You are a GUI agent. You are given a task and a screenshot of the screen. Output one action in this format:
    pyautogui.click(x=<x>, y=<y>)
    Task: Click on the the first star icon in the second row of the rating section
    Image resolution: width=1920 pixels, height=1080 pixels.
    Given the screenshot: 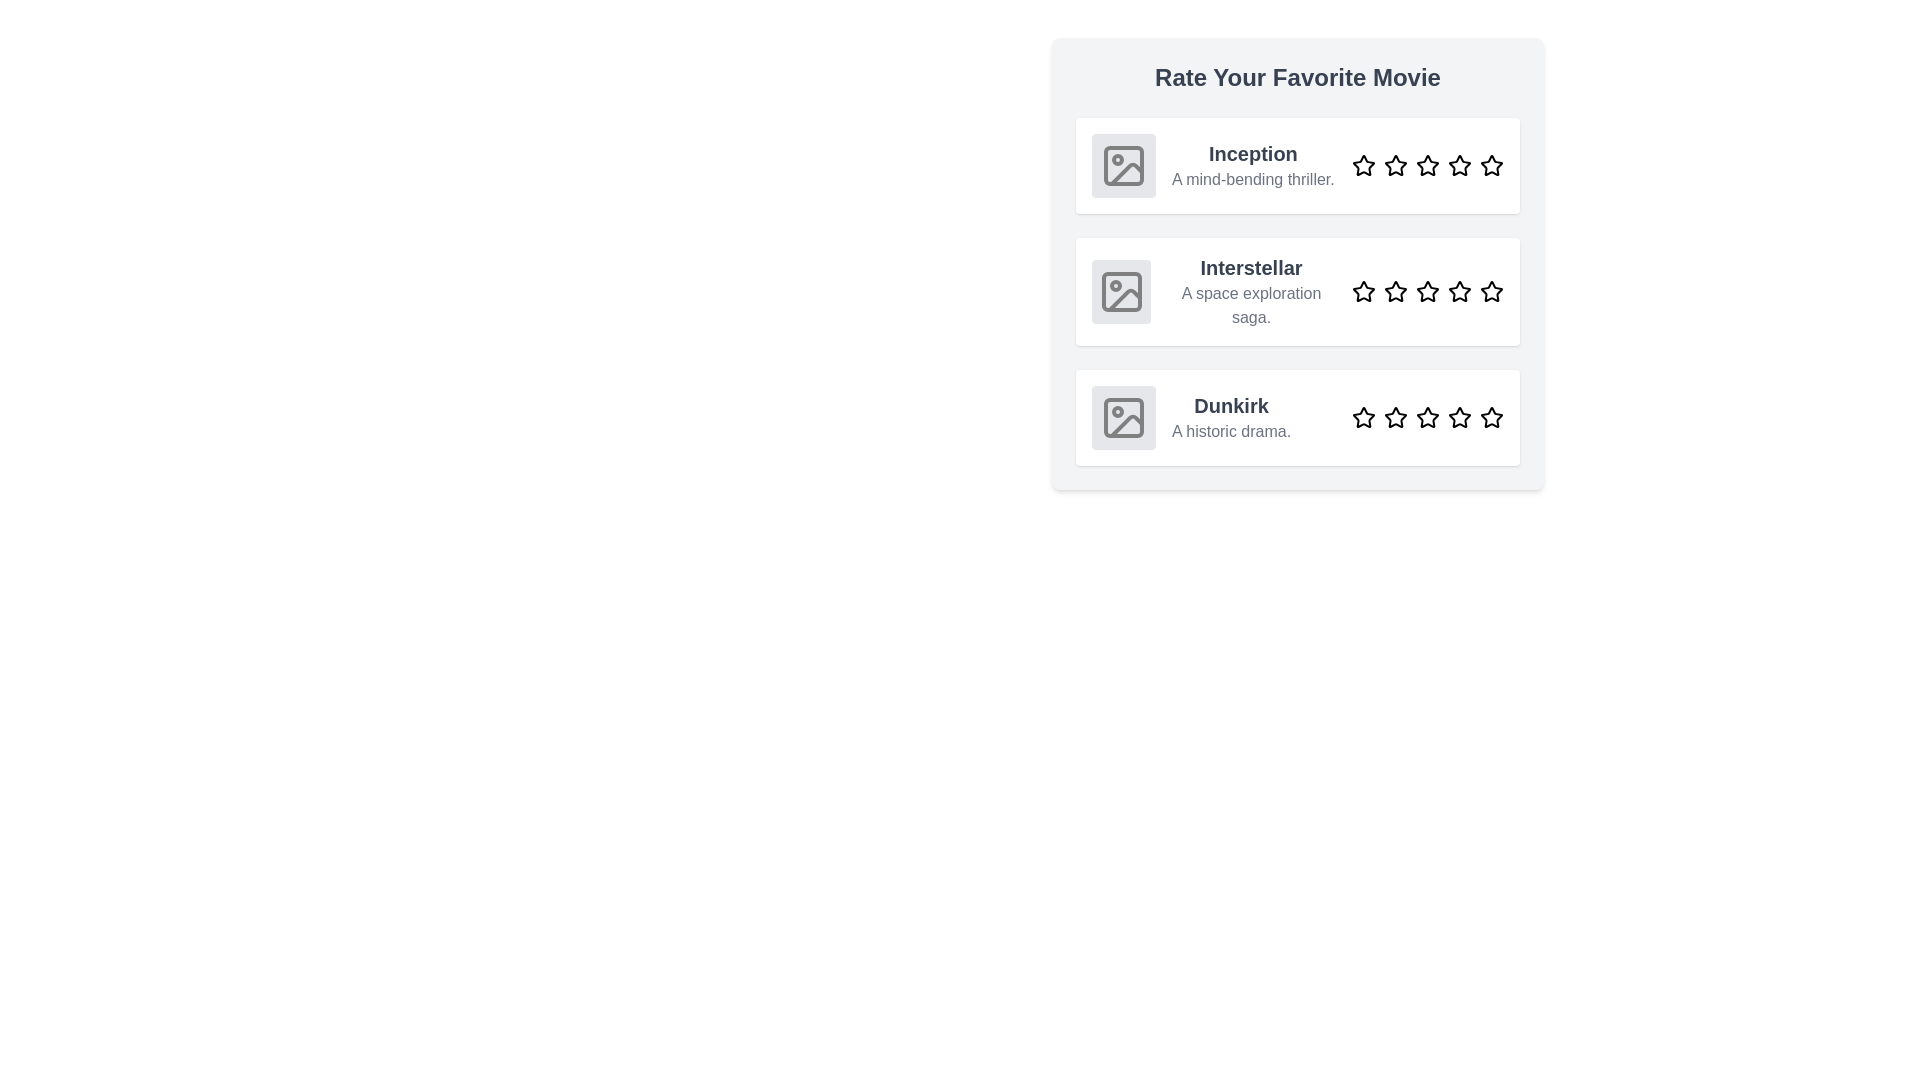 What is the action you would take?
    pyautogui.click(x=1362, y=291)
    